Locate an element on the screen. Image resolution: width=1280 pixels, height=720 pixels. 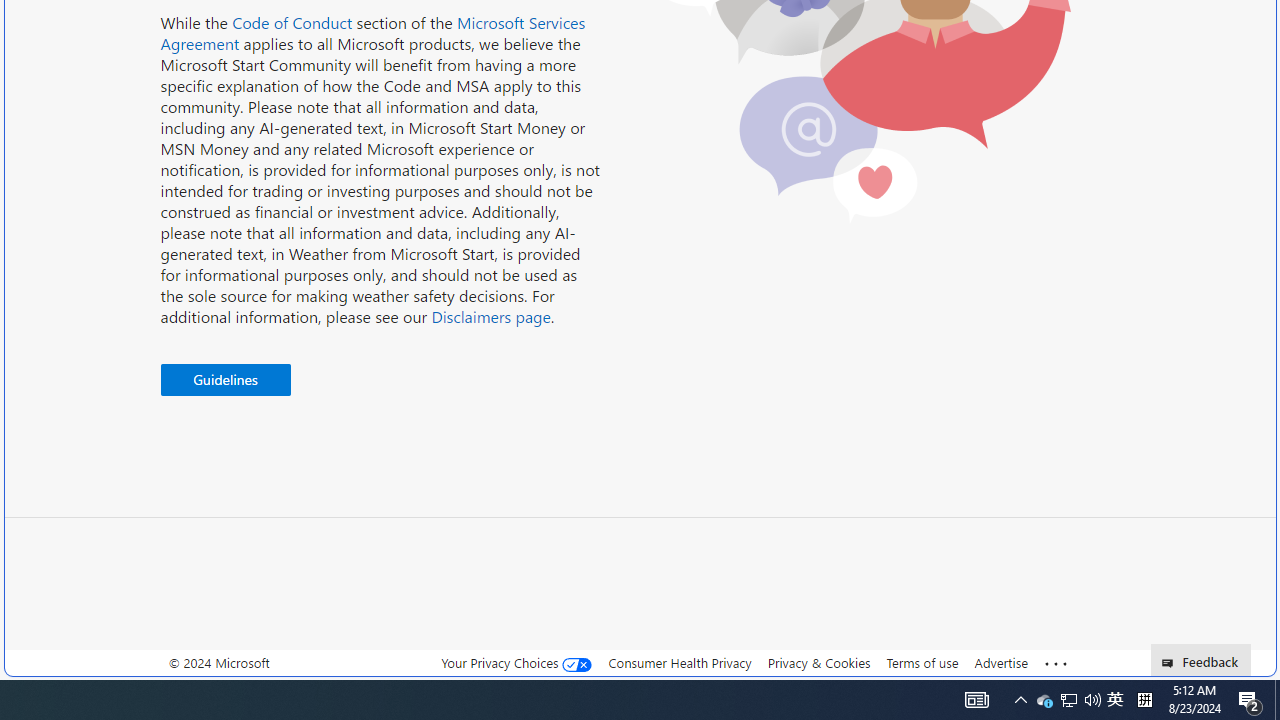
'Disclaimers page' is located at coordinates (490, 315).